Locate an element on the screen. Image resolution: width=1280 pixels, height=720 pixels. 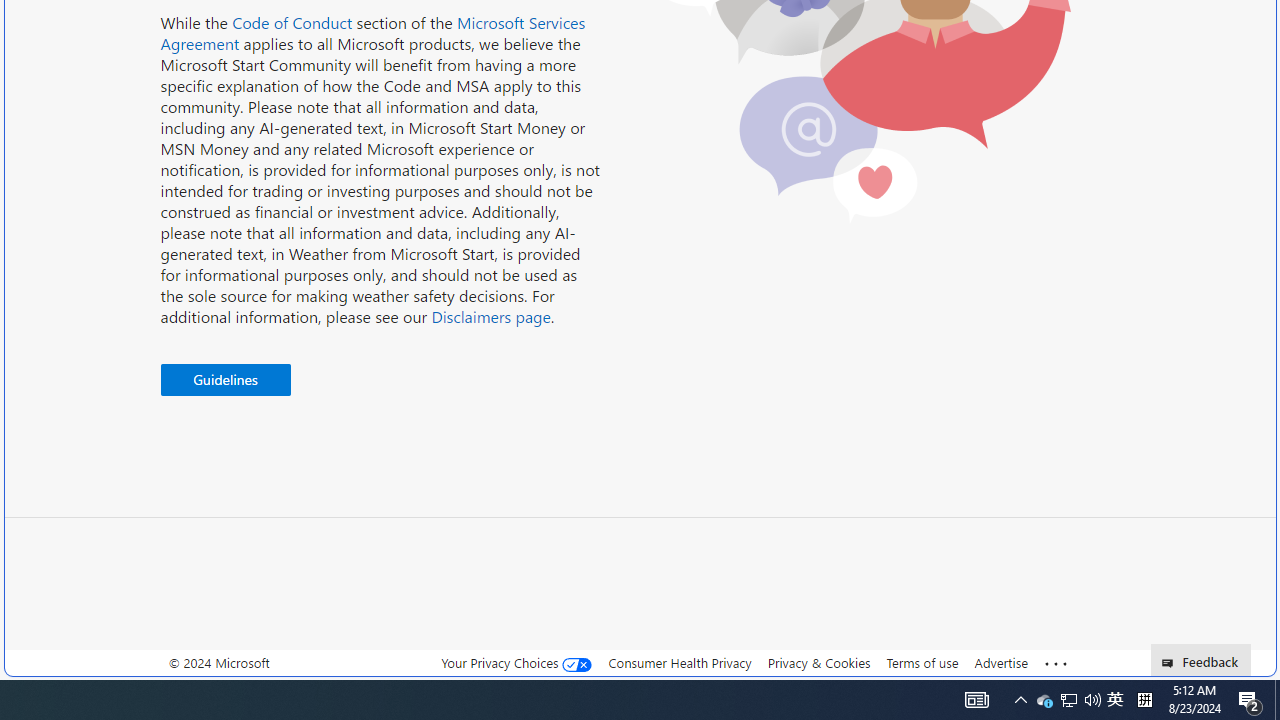
'Disclaimers page' is located at coordinates (490, 315).